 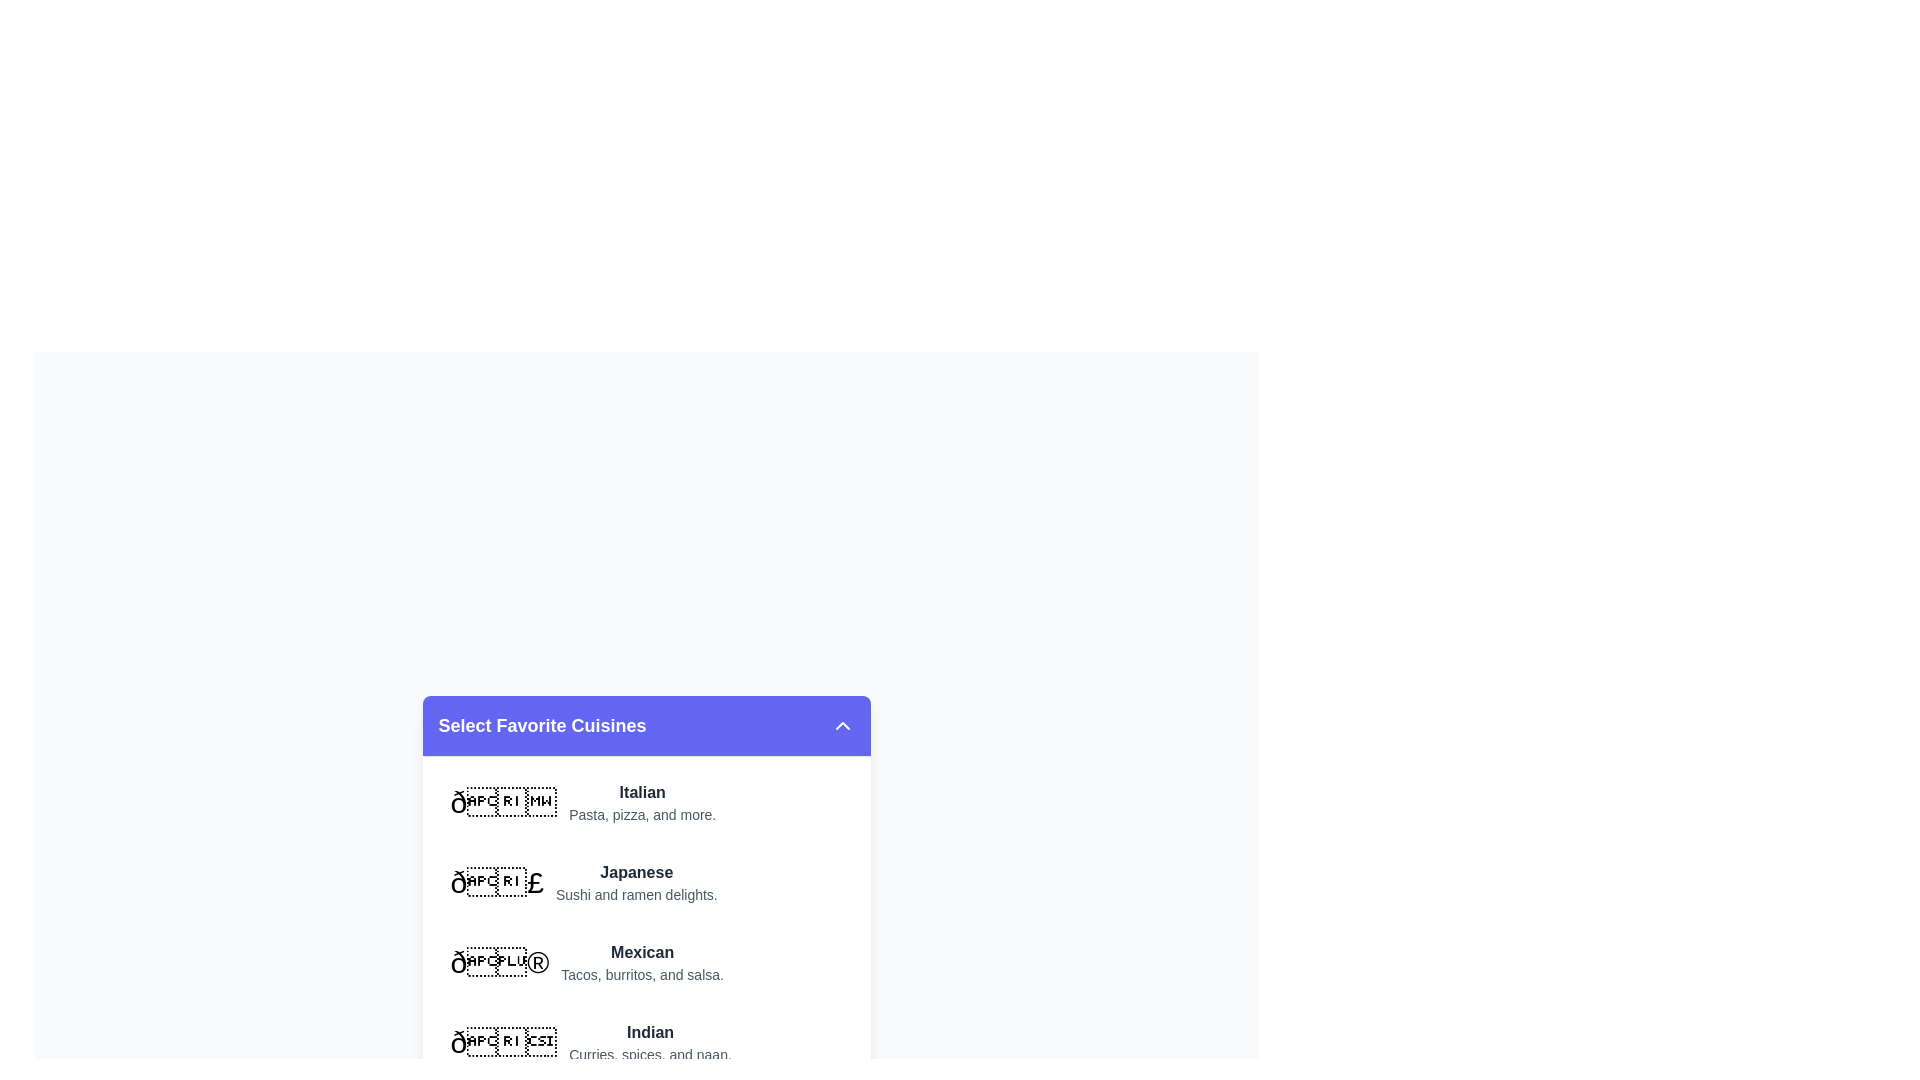 I want to click on the descriptive text 'Curries, spices, and naan.' located beneath the bold 'Indian' title in the 'Select Favorite Cuisines' section, so click(x=650, y=1053).